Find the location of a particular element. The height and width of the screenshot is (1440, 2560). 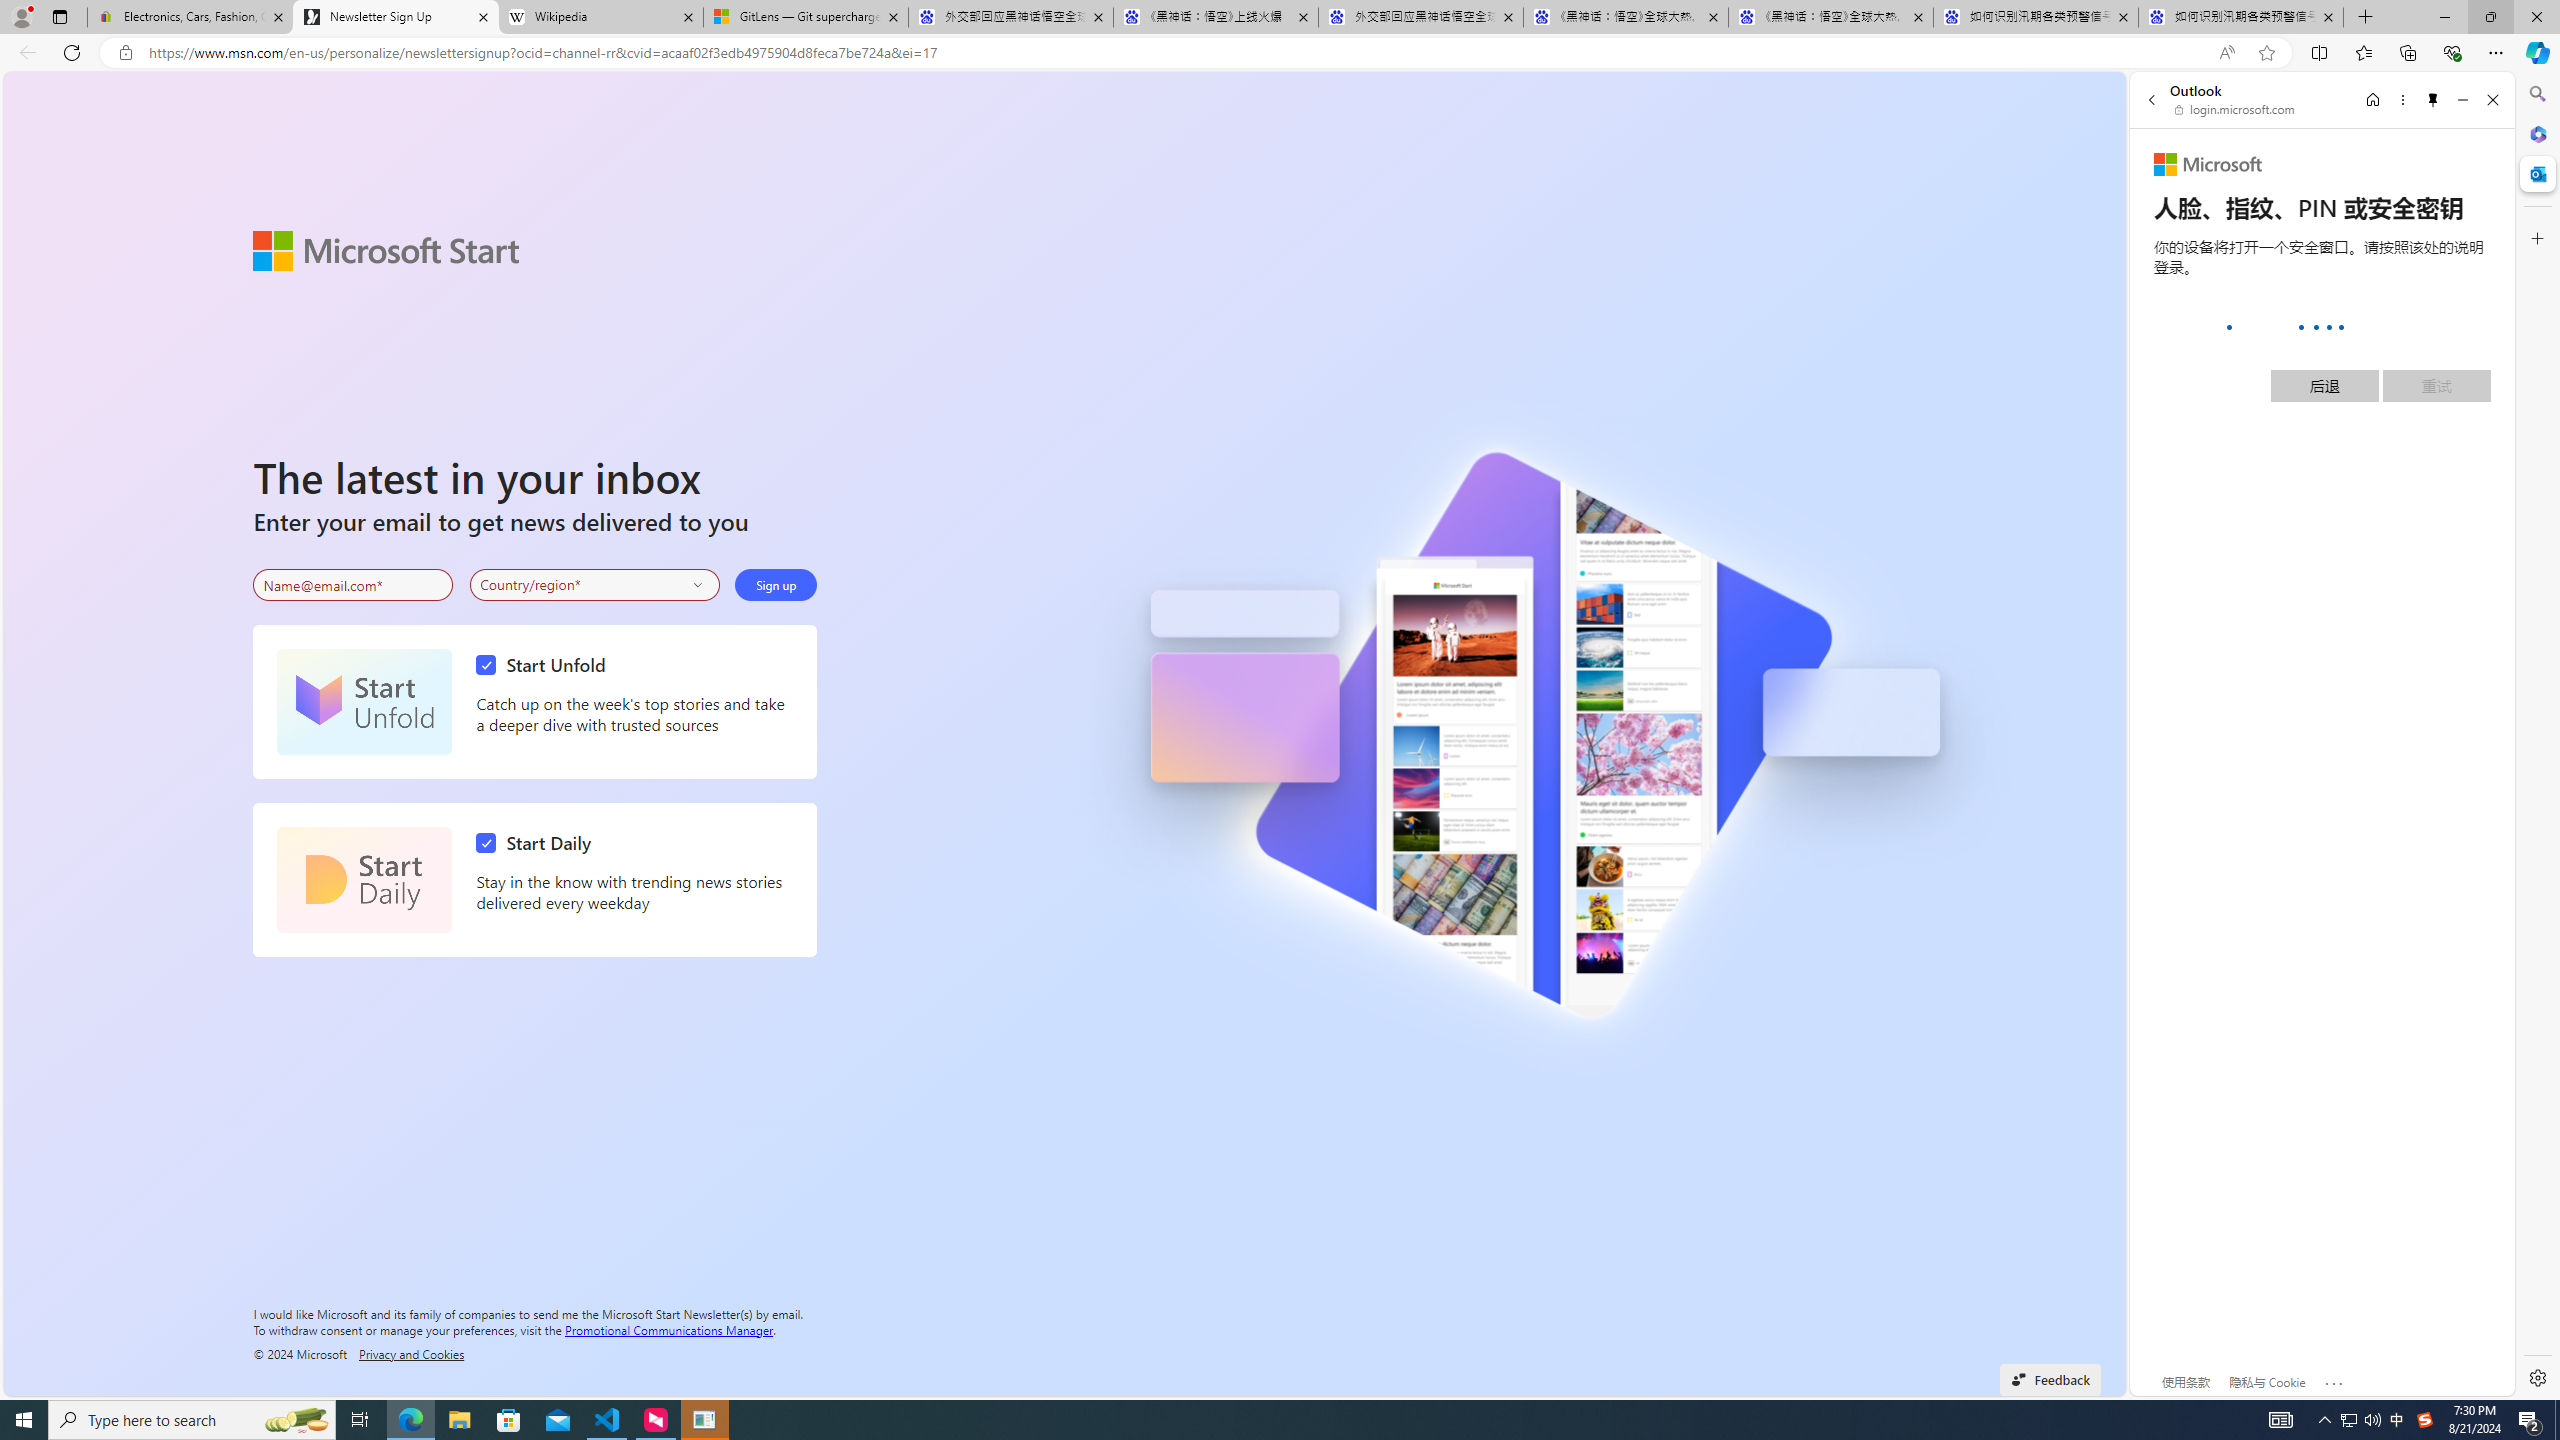

'Start Daily' is located at coordinates (363, 880).